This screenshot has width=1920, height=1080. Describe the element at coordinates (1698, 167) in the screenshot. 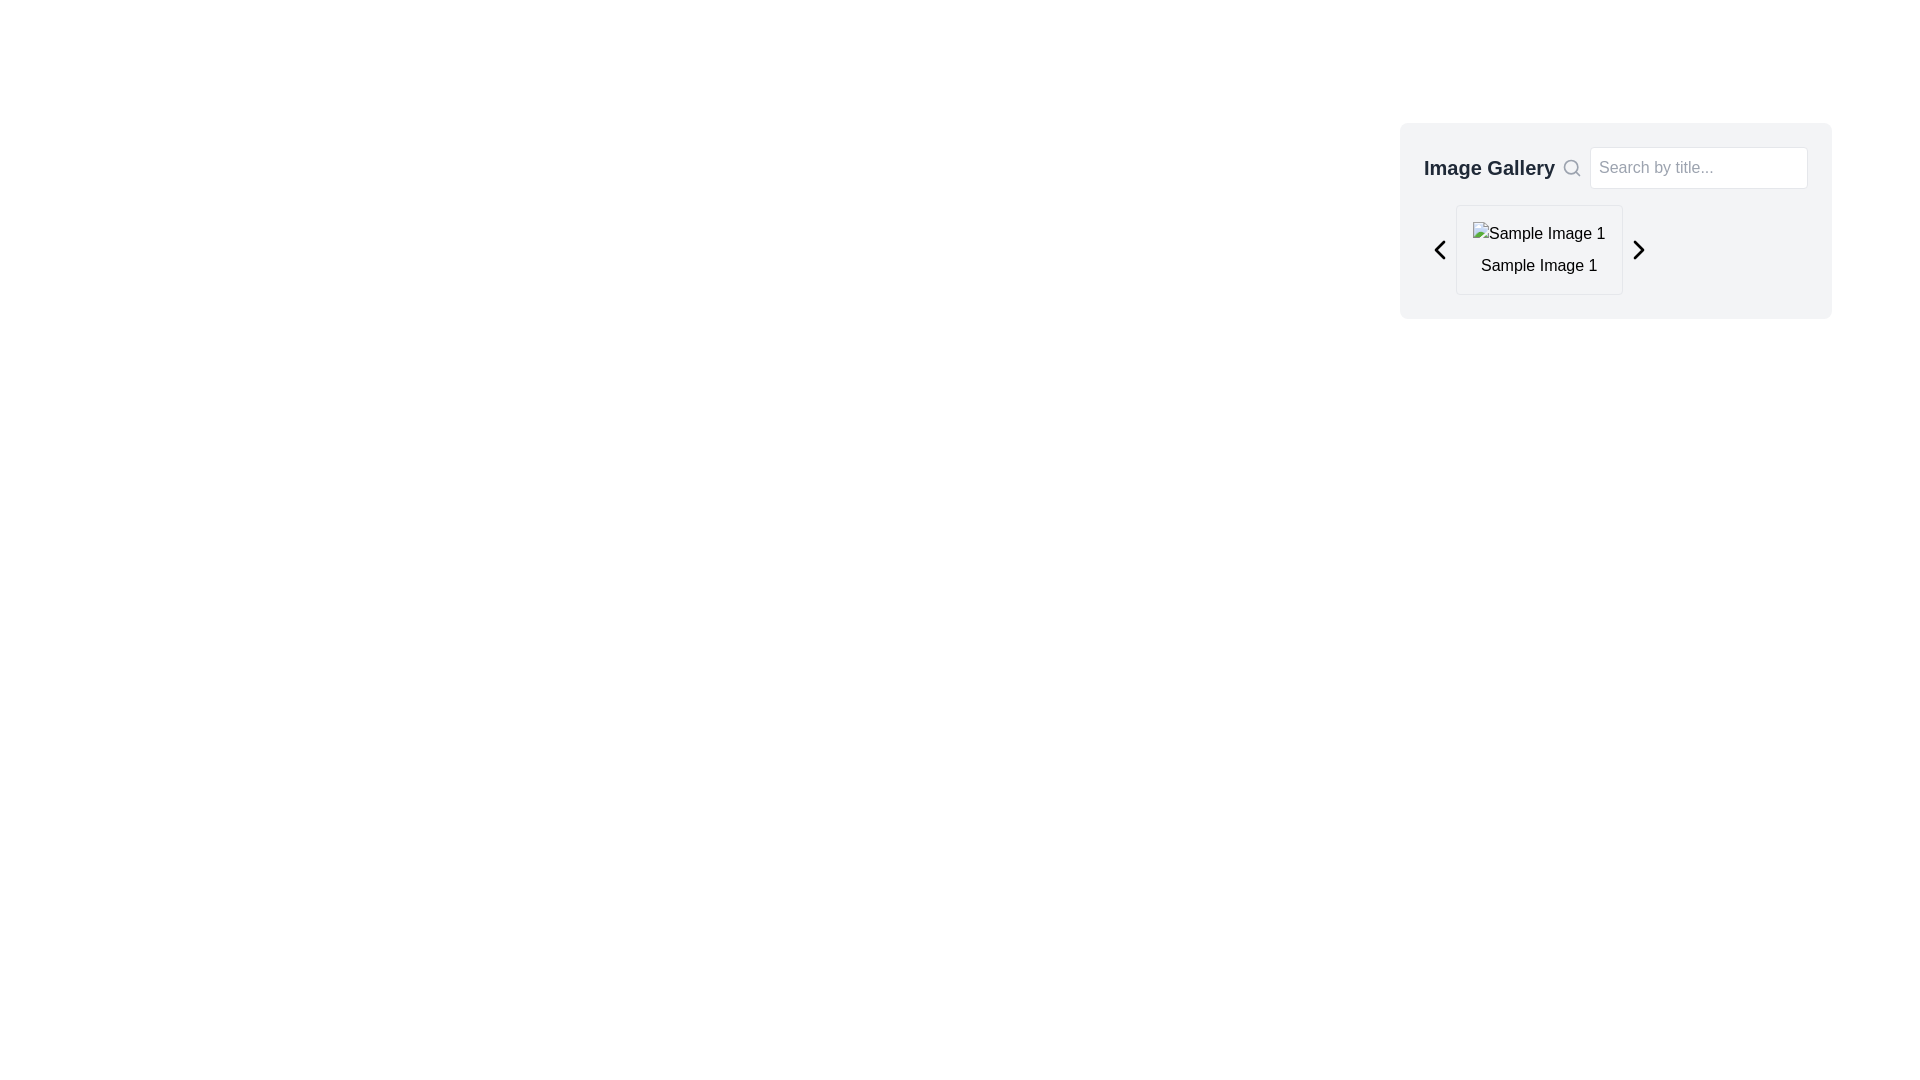

I see `to focus on the search query input field located at the top-right side of the image gallery interface panel` at that location.